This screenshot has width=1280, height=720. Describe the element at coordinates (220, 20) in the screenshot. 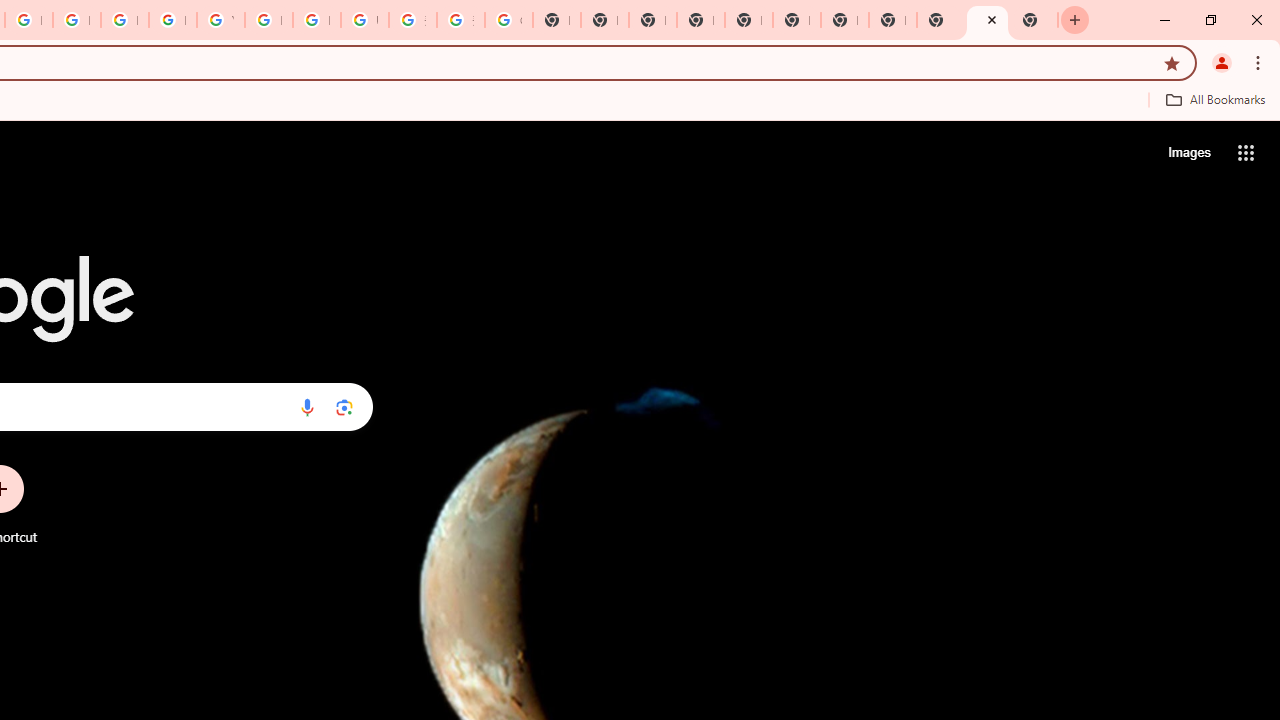

I see `'YouTube'` at that location.